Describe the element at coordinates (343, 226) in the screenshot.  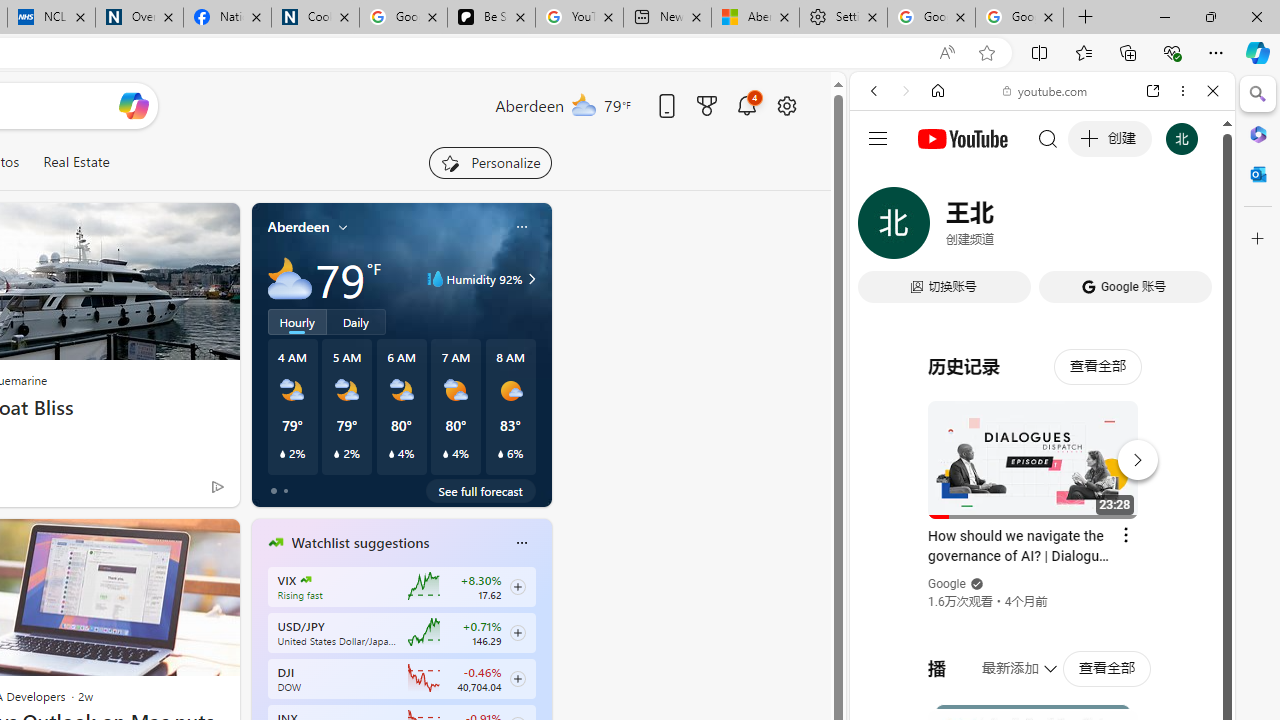
I see `'My location'` at that location.